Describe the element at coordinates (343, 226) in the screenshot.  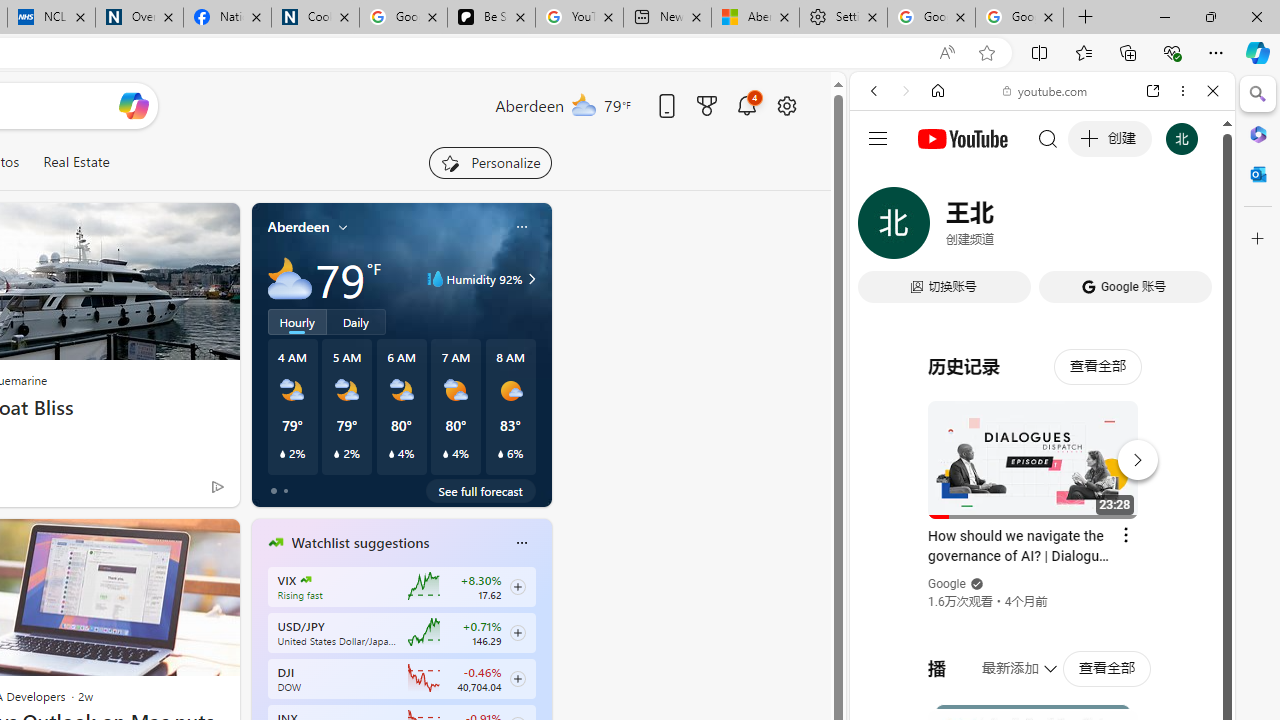
I see `'My location'` at that location.